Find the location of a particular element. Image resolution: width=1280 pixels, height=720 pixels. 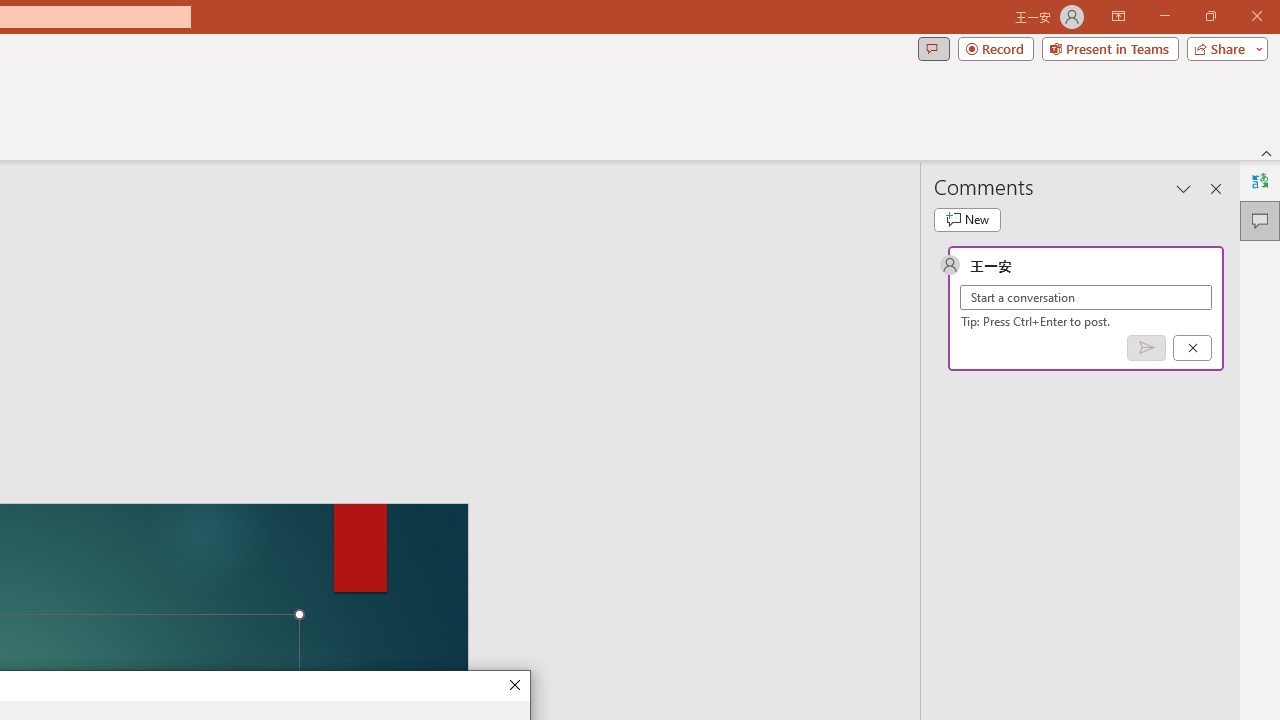

'Post comment (Ctrl + Enter)' is located at coordinates (1146, 346).